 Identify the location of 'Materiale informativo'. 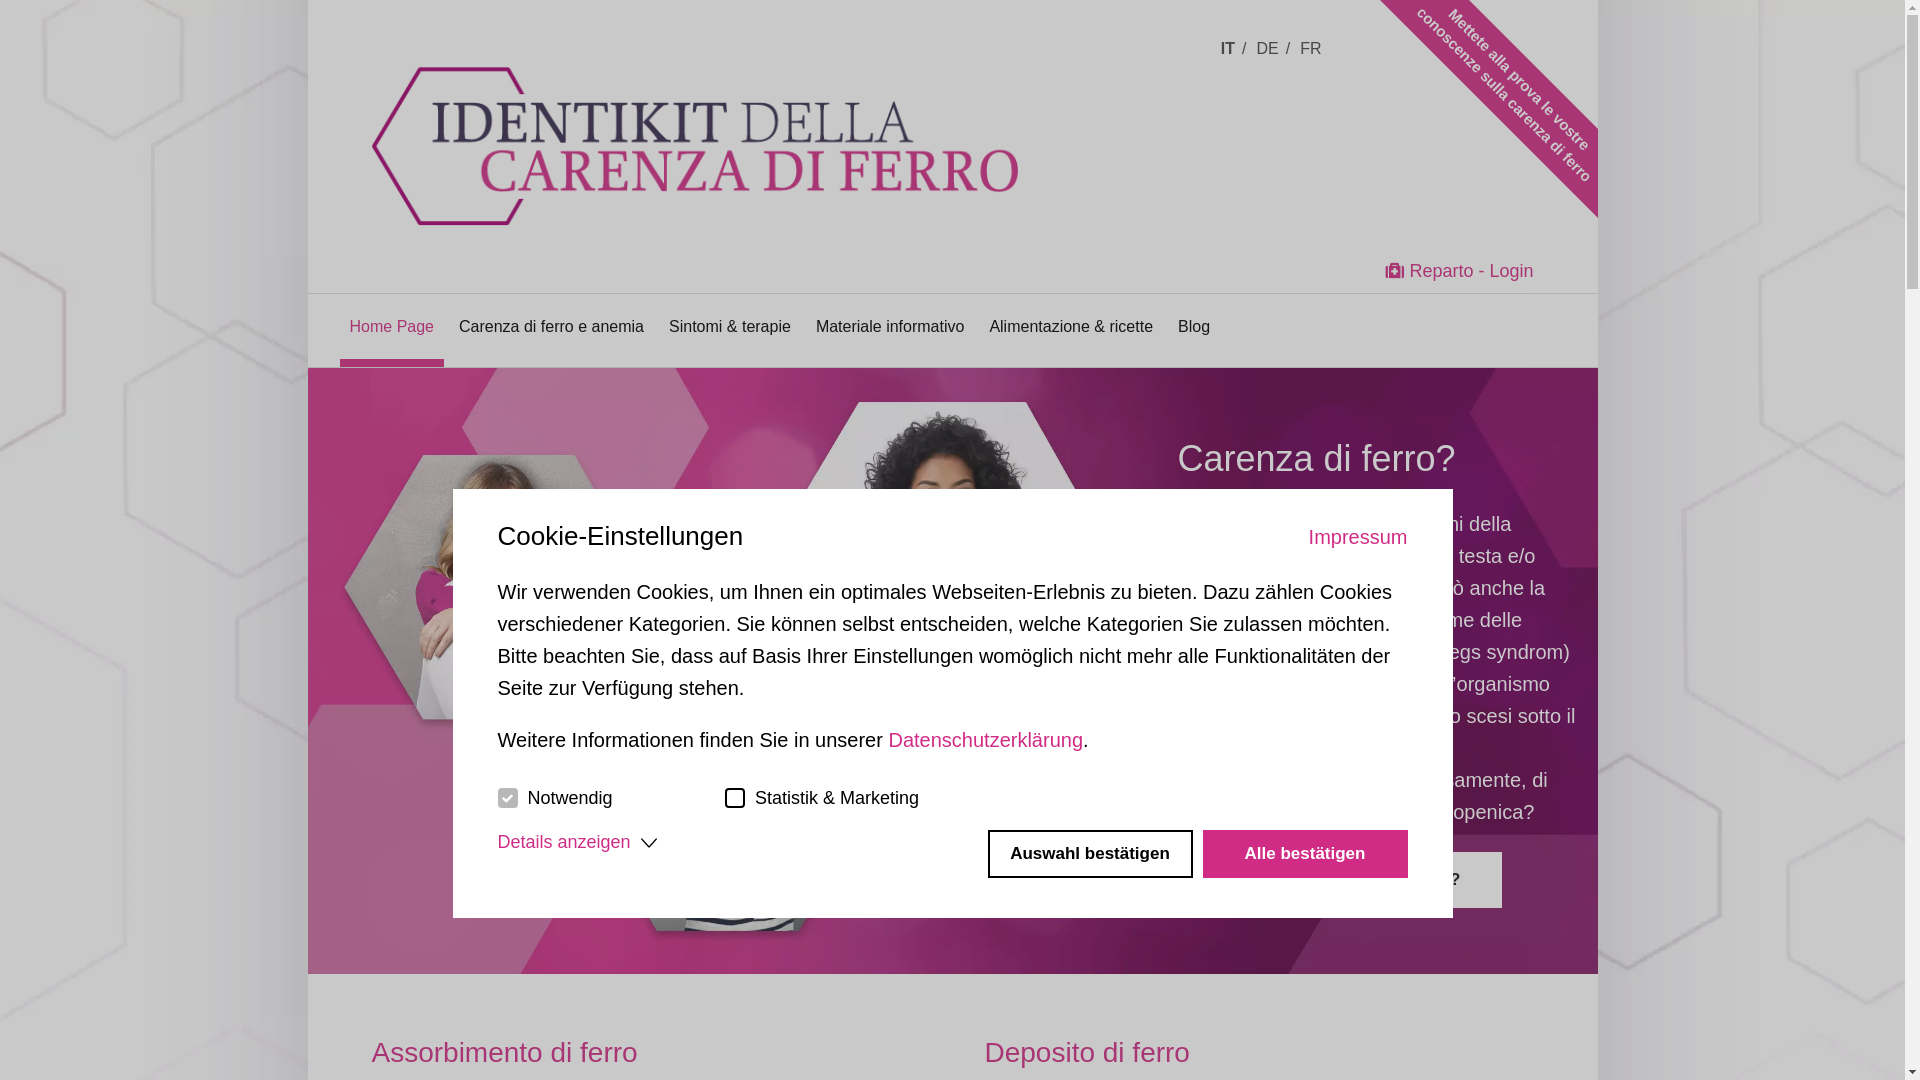
(889, 325).